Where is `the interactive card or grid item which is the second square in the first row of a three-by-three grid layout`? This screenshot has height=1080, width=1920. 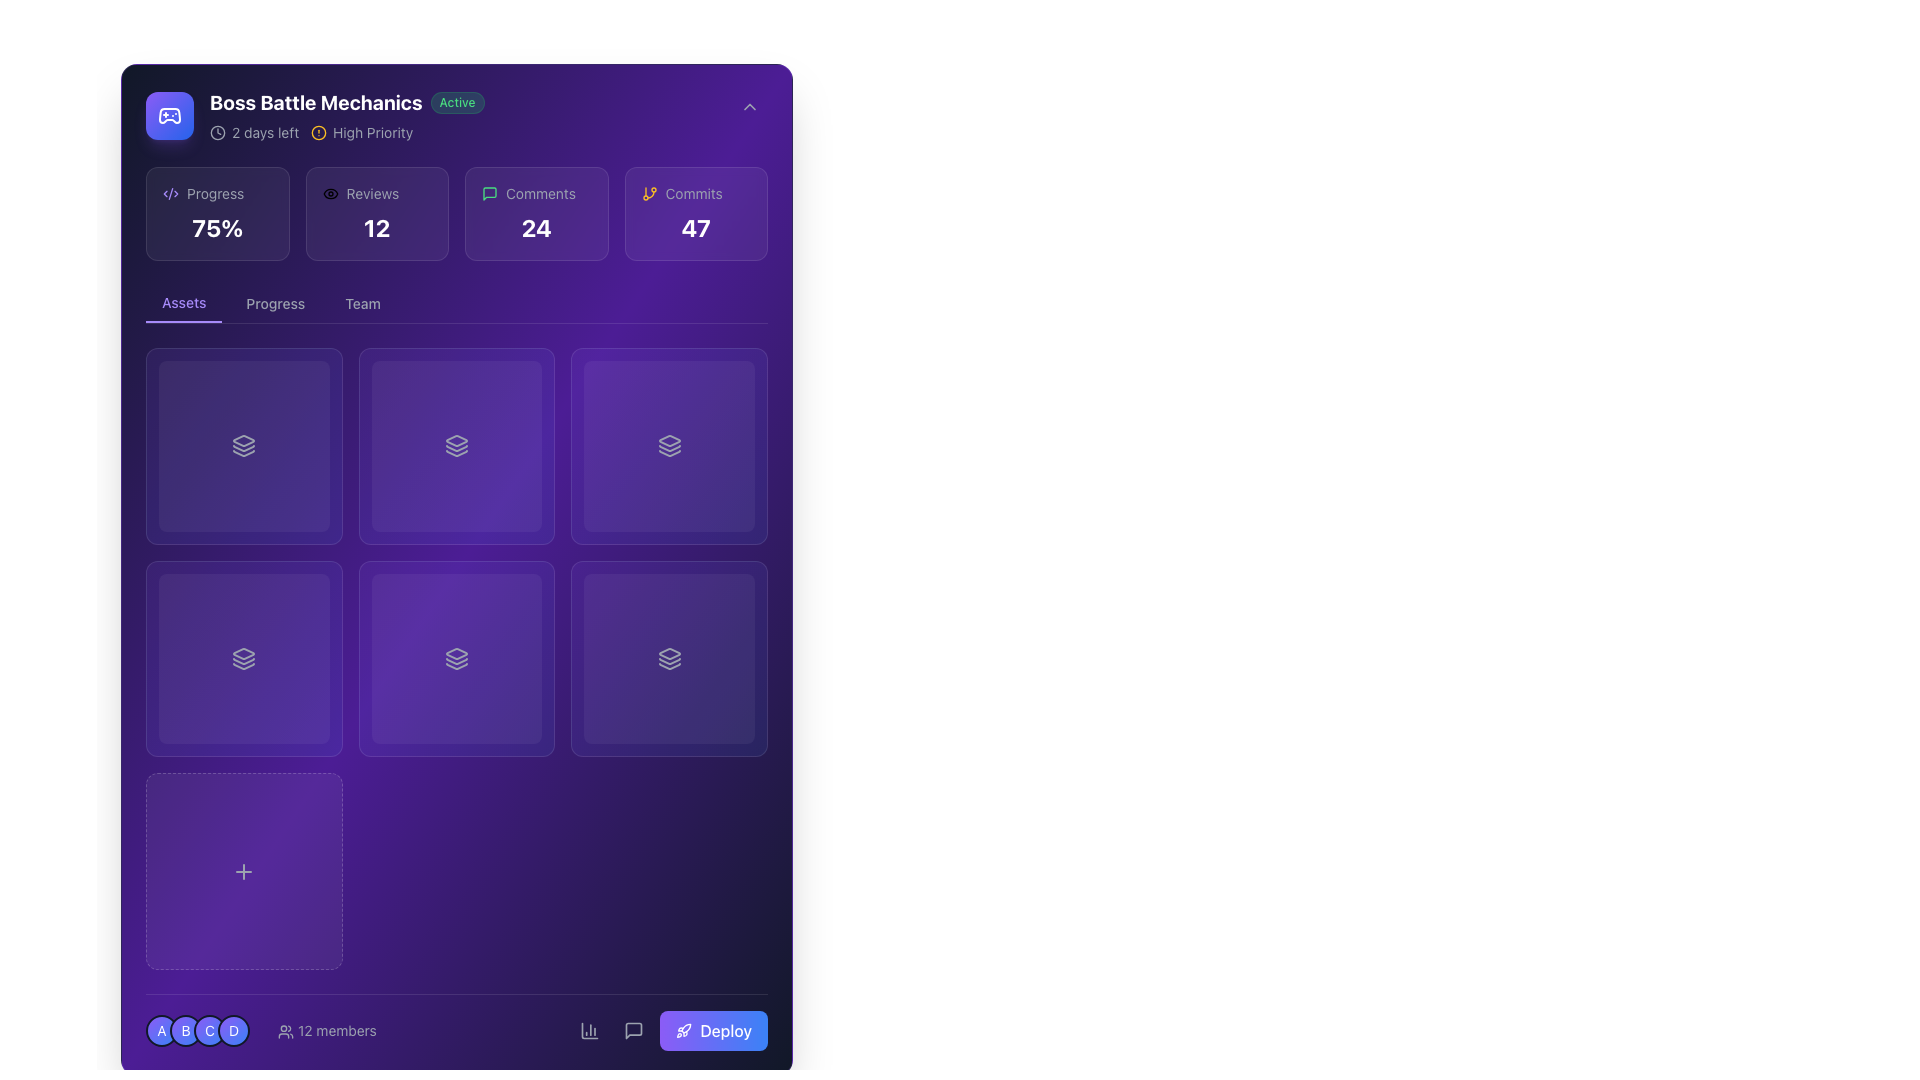 the interactive card or grid item which is the second square in the first row of a three-by-three grid layout is located at coordinates (455, 445).